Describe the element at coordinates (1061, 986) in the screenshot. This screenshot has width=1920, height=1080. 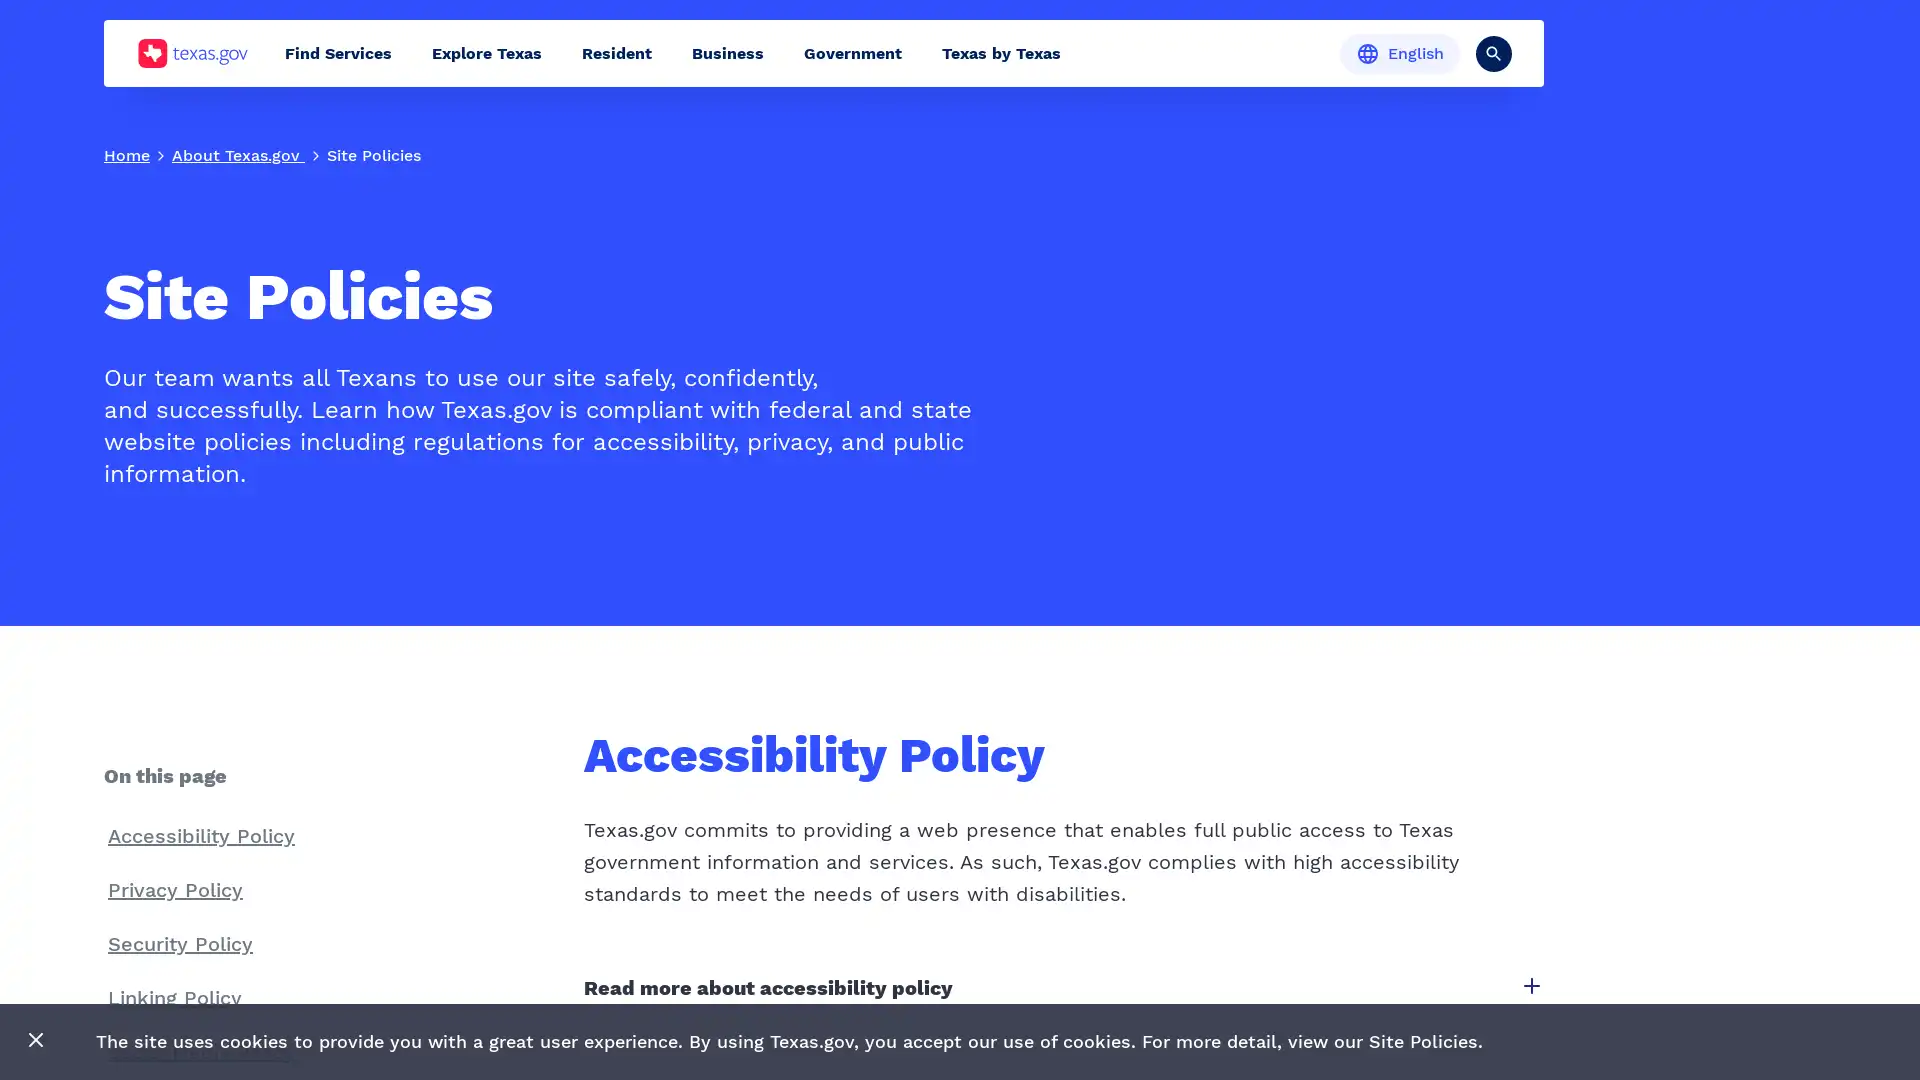
I see `Read more about accessibility policy Plus Icon` at that location.